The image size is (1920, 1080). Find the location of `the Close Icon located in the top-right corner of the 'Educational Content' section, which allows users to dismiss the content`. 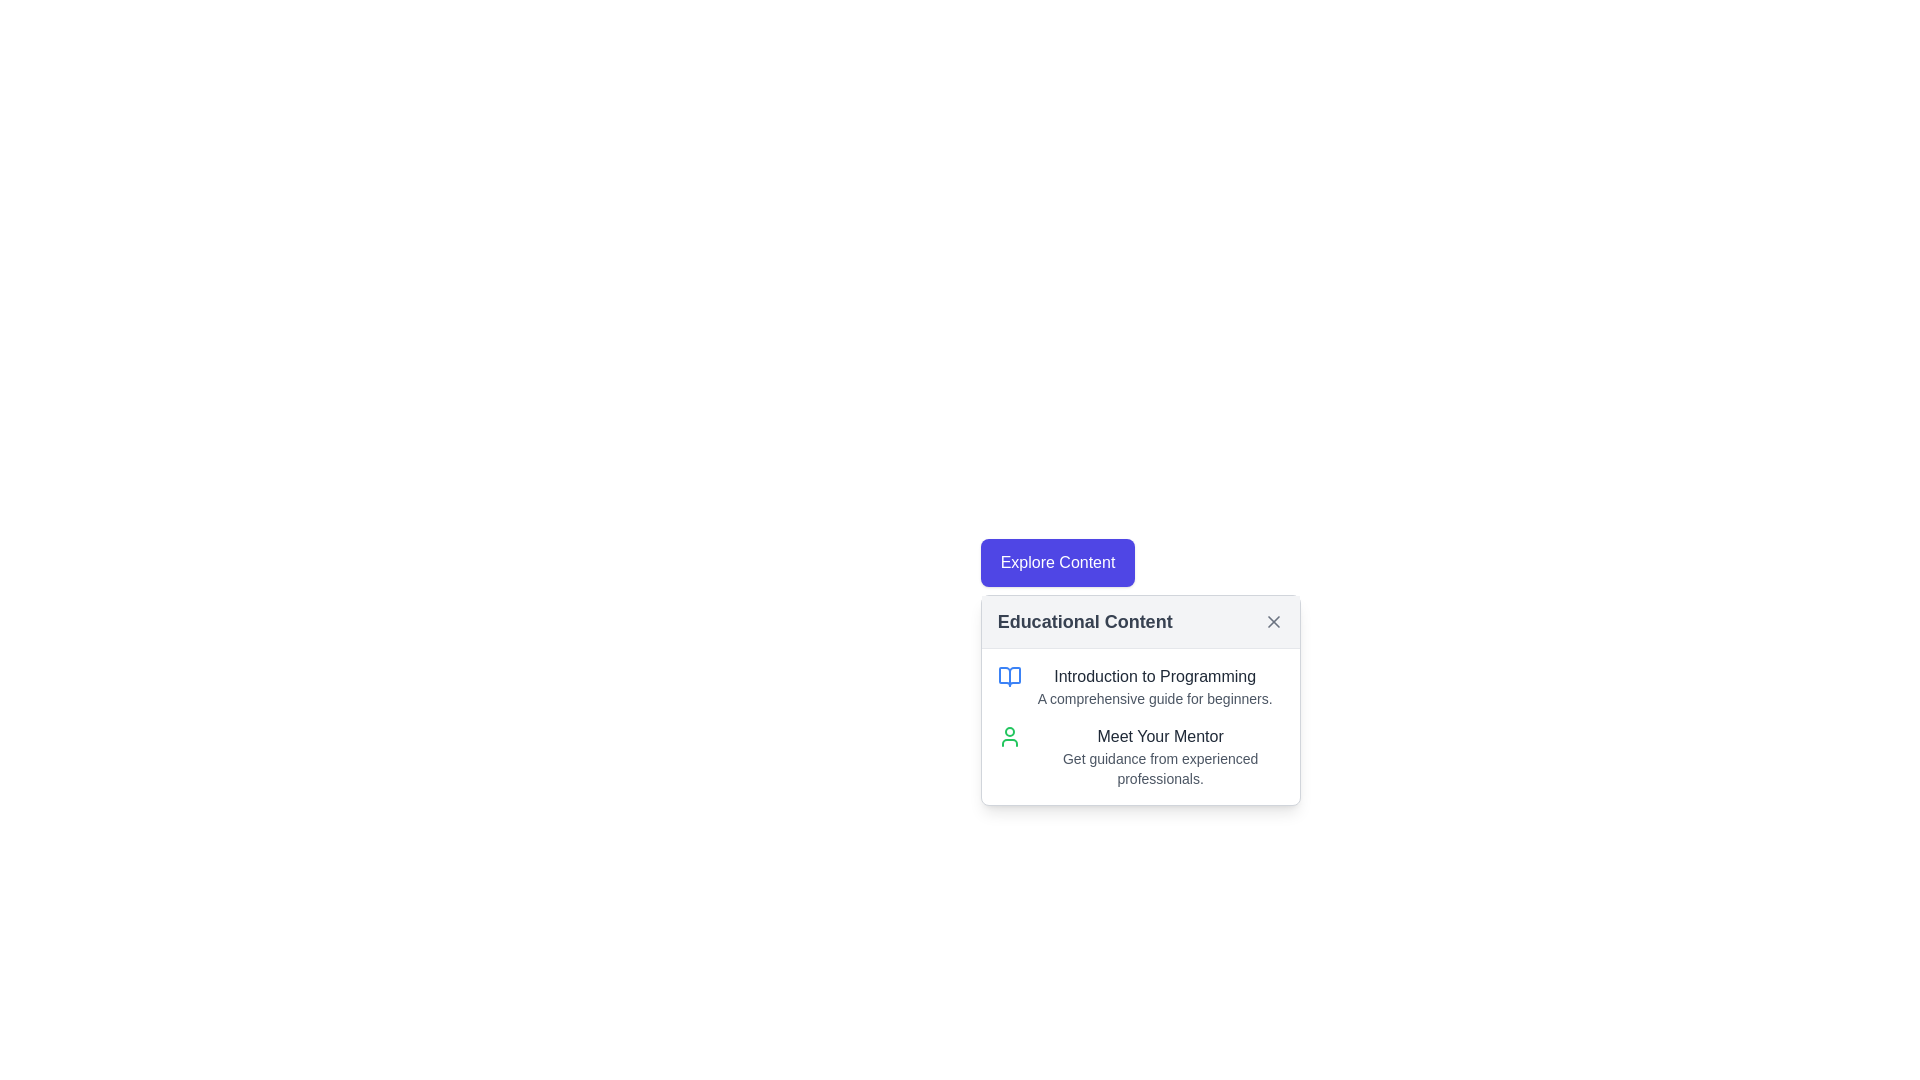

the Close Icon located in the top-right corner of the 'Educational Content' section, which allows users to dismiss the content is located at coordinates (1272, 620).